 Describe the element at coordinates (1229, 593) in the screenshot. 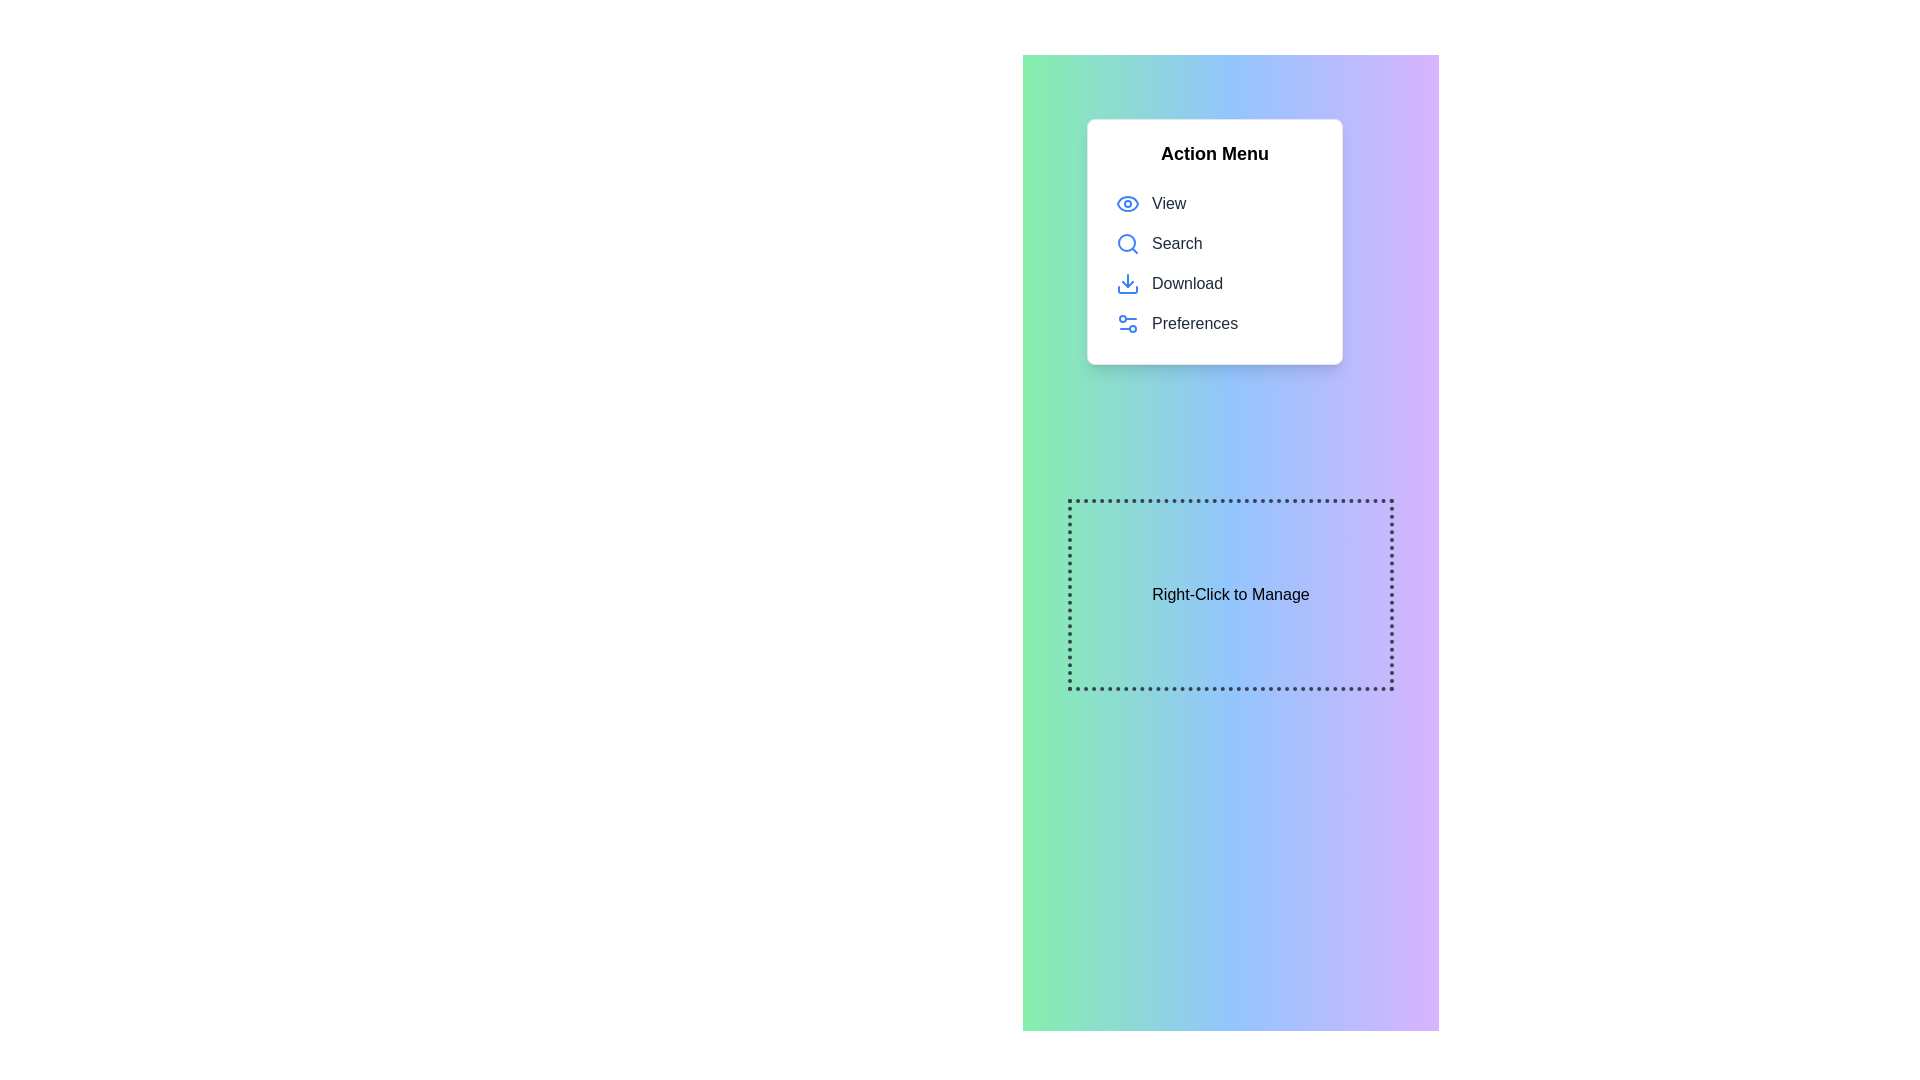

I see `the dotted box to toggle the menu visibility` at that location.